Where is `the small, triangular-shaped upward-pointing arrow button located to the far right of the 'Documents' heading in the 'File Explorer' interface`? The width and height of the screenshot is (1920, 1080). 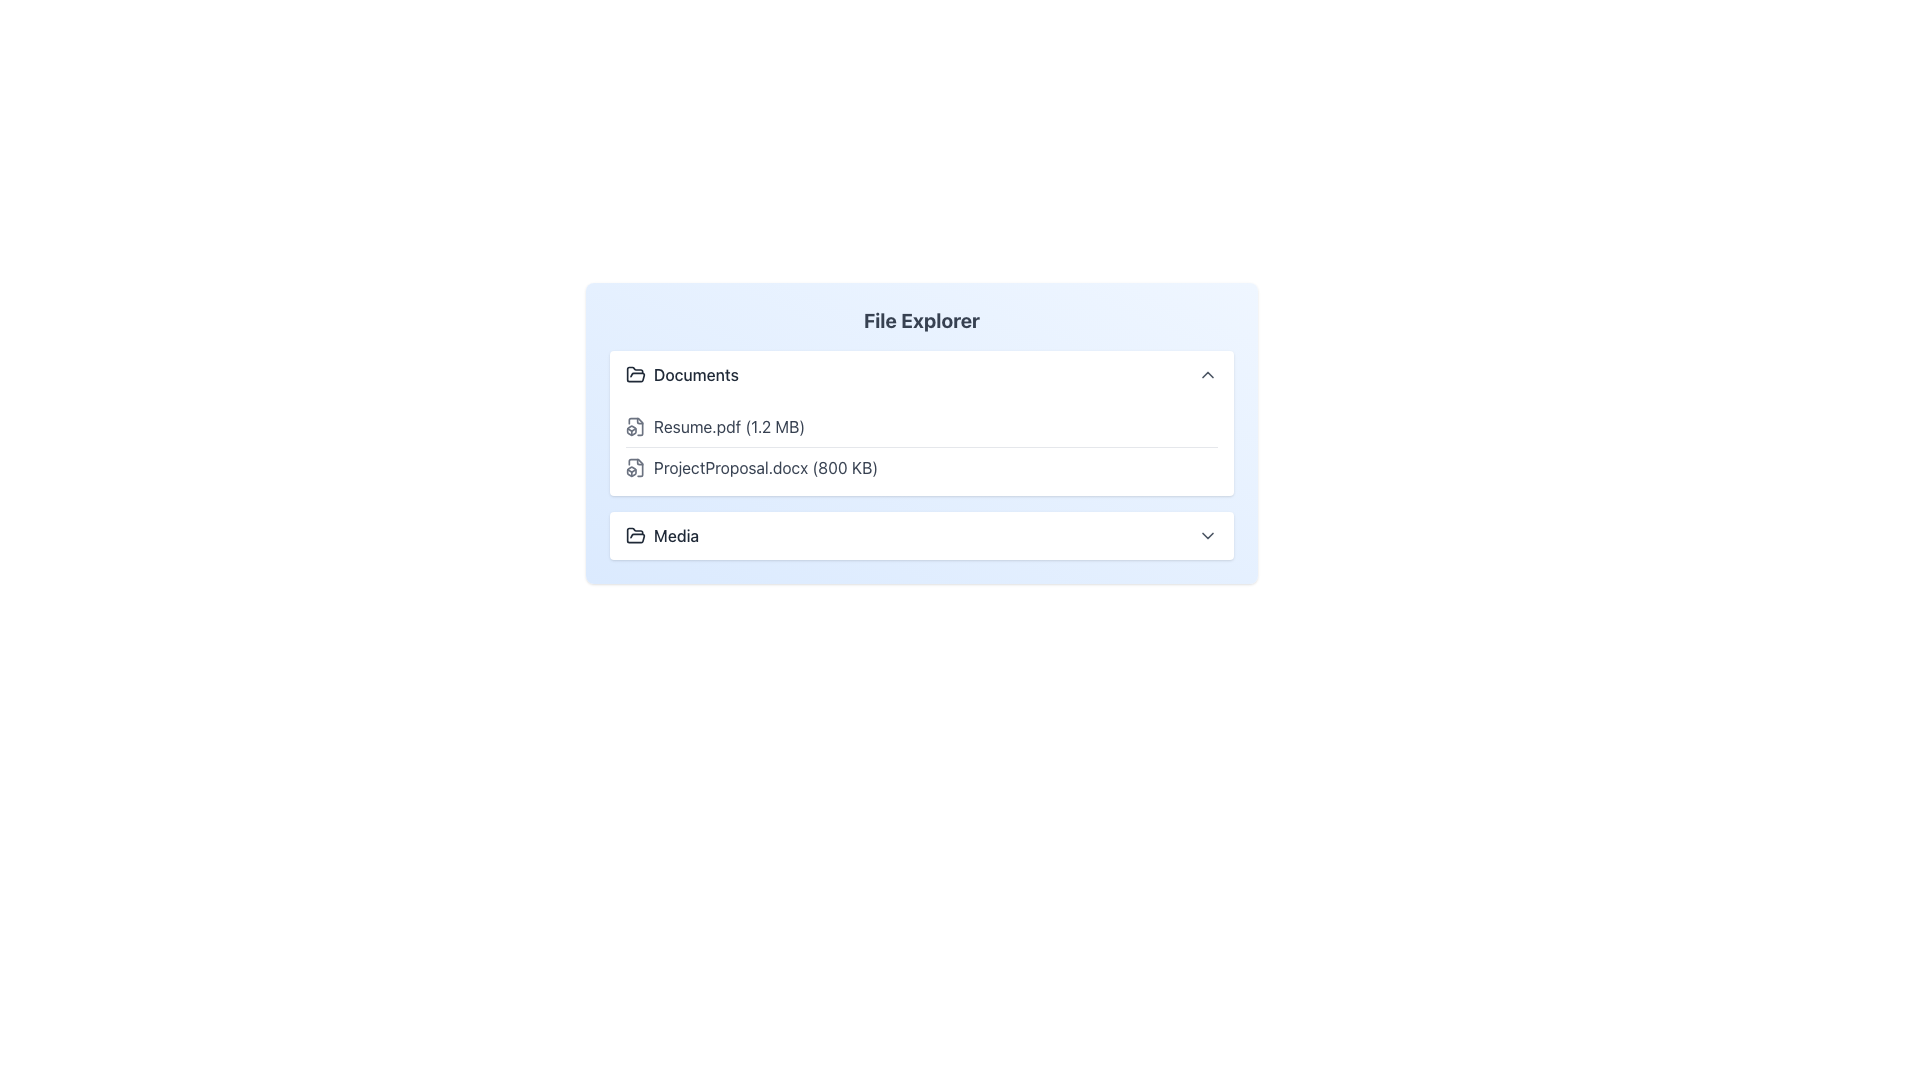
the small, triangular-shaped upward-pointing arrow button located to the far right of the 'Documents' heading in the 'File Explorer' interface is located at coordinates (1207, 374).